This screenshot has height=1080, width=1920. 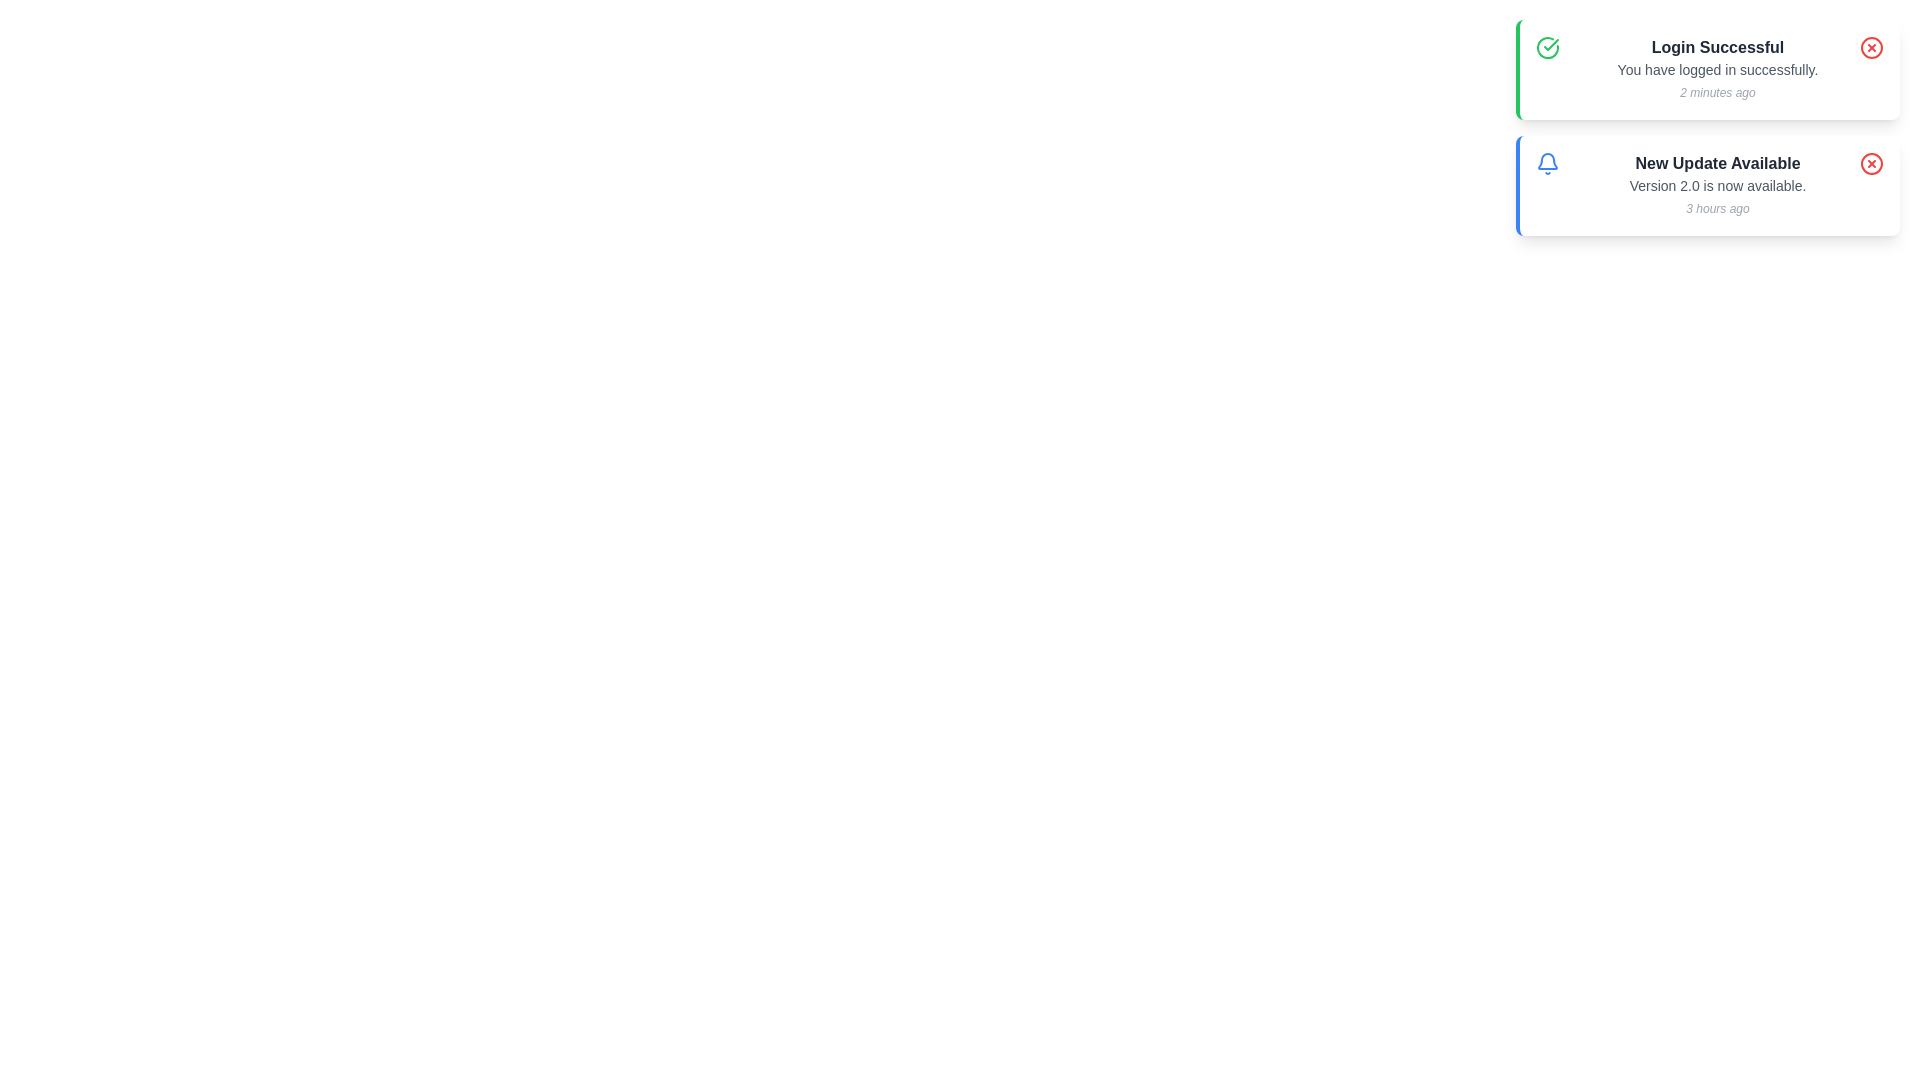 I want to click on the notification to view its details, so click(x=1707, y=127).